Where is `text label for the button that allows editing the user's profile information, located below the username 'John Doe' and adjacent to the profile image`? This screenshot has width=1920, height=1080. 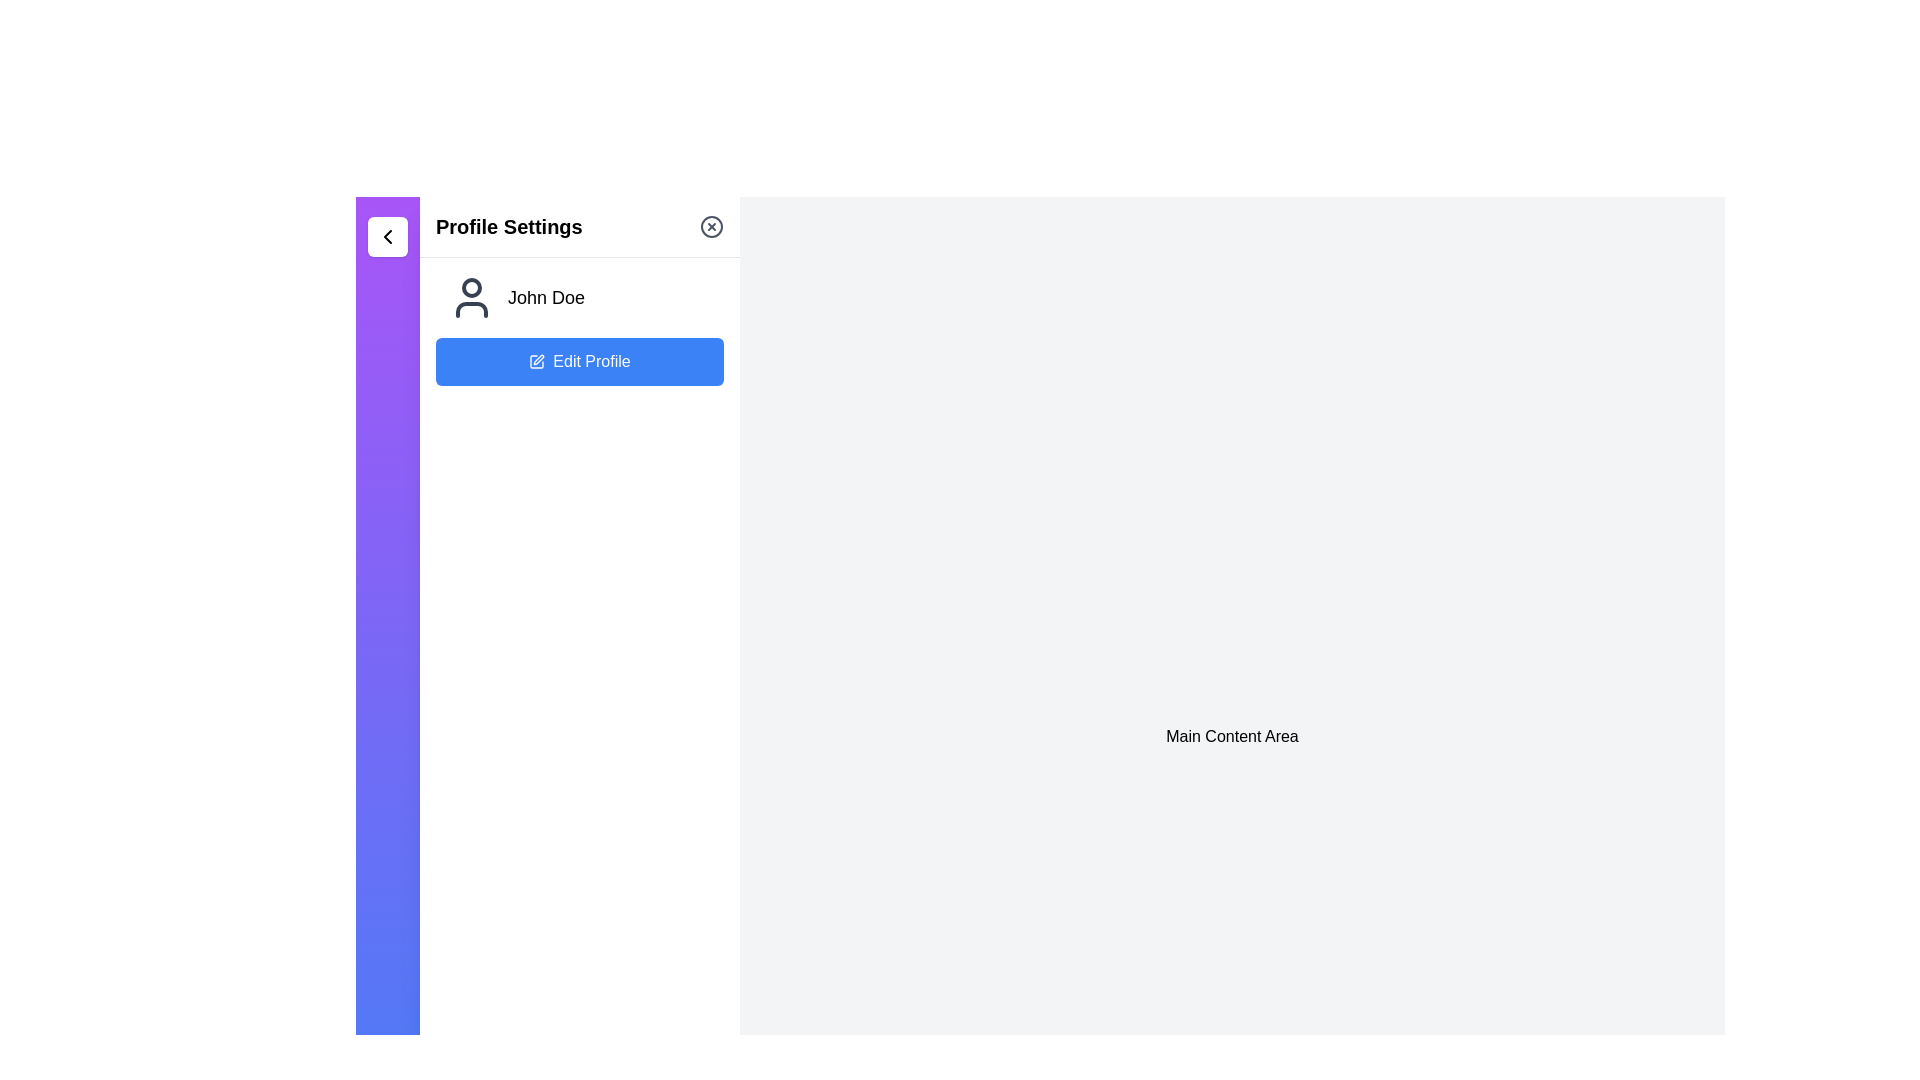 text label for the button that allows editing the user's profile information, located below the username 'John Doe' and adjacent to the profile image is located at coordinates (590, 362).